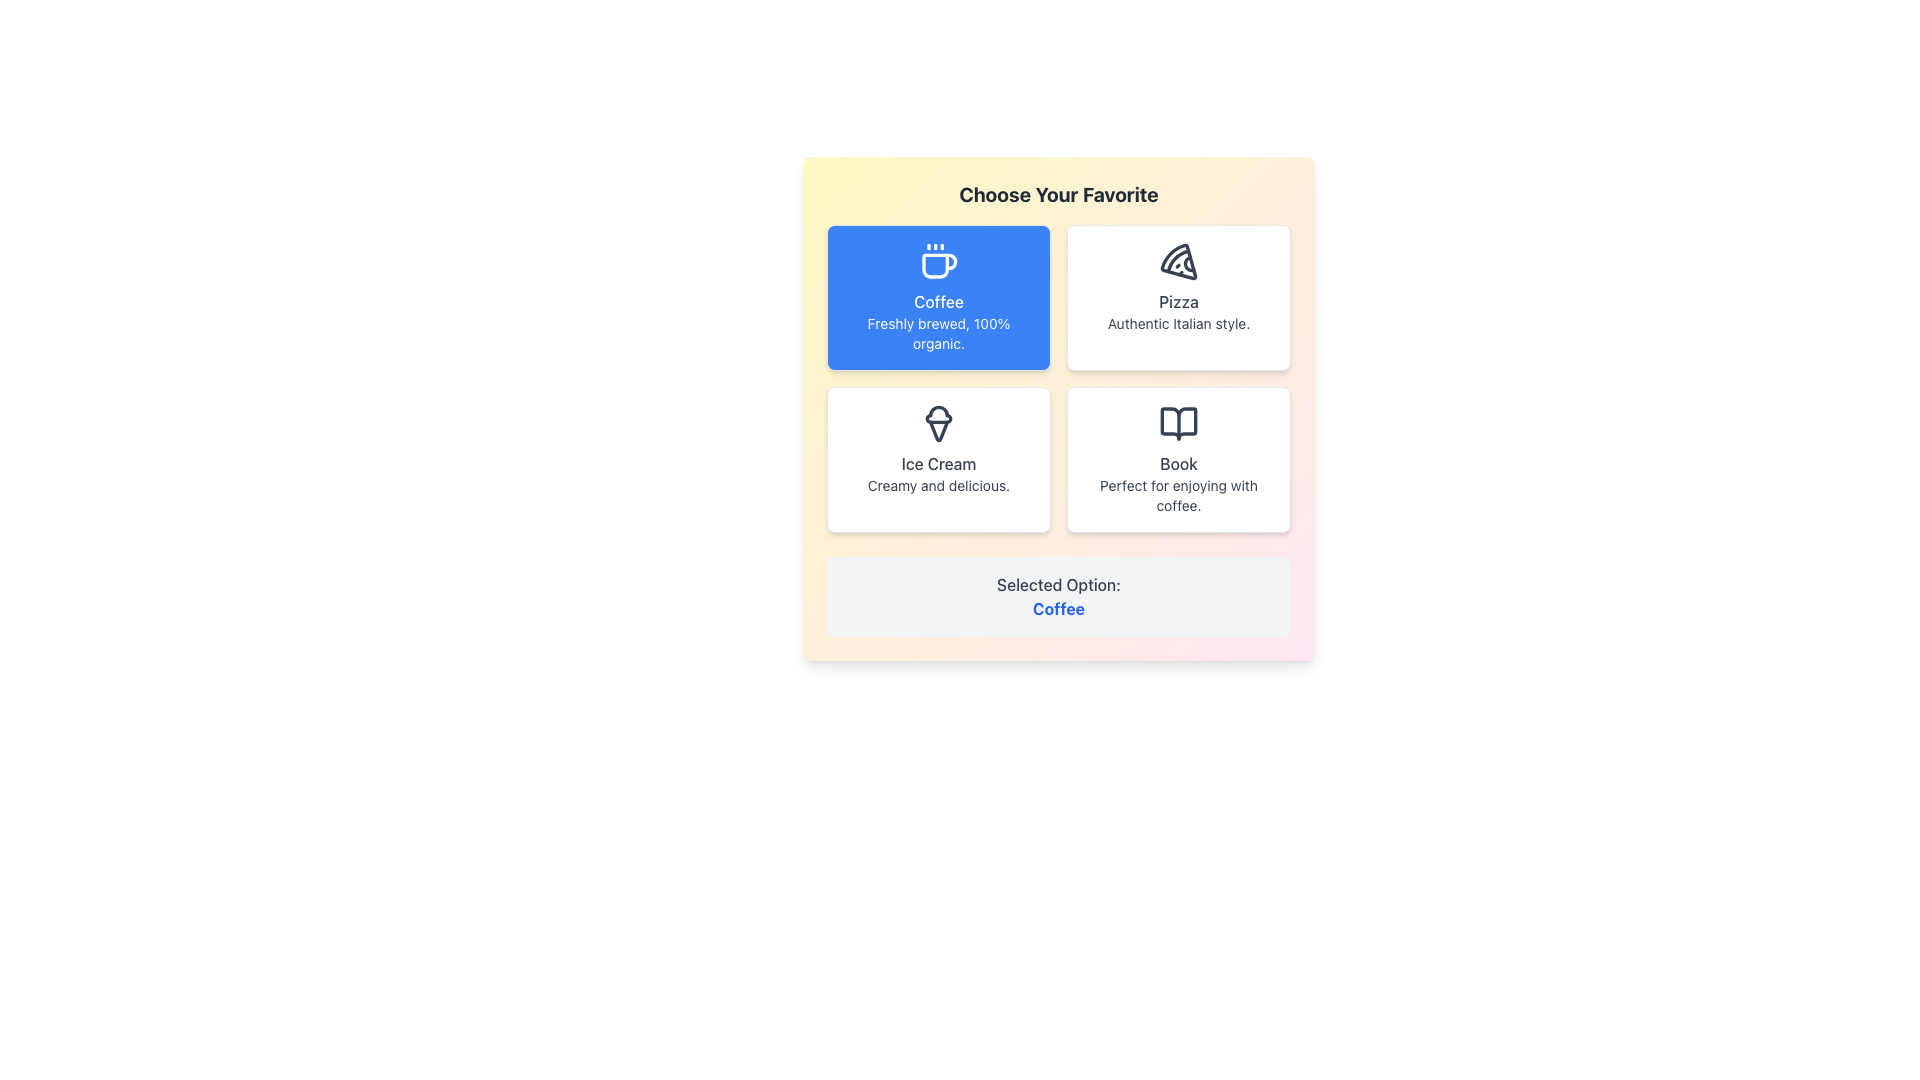 The image size is (1920, 1080). I want to click on text label that provides a description for the 'Ice Cream' option, located at the bottom of the 'Ice Cream' card, so click(938, 486).